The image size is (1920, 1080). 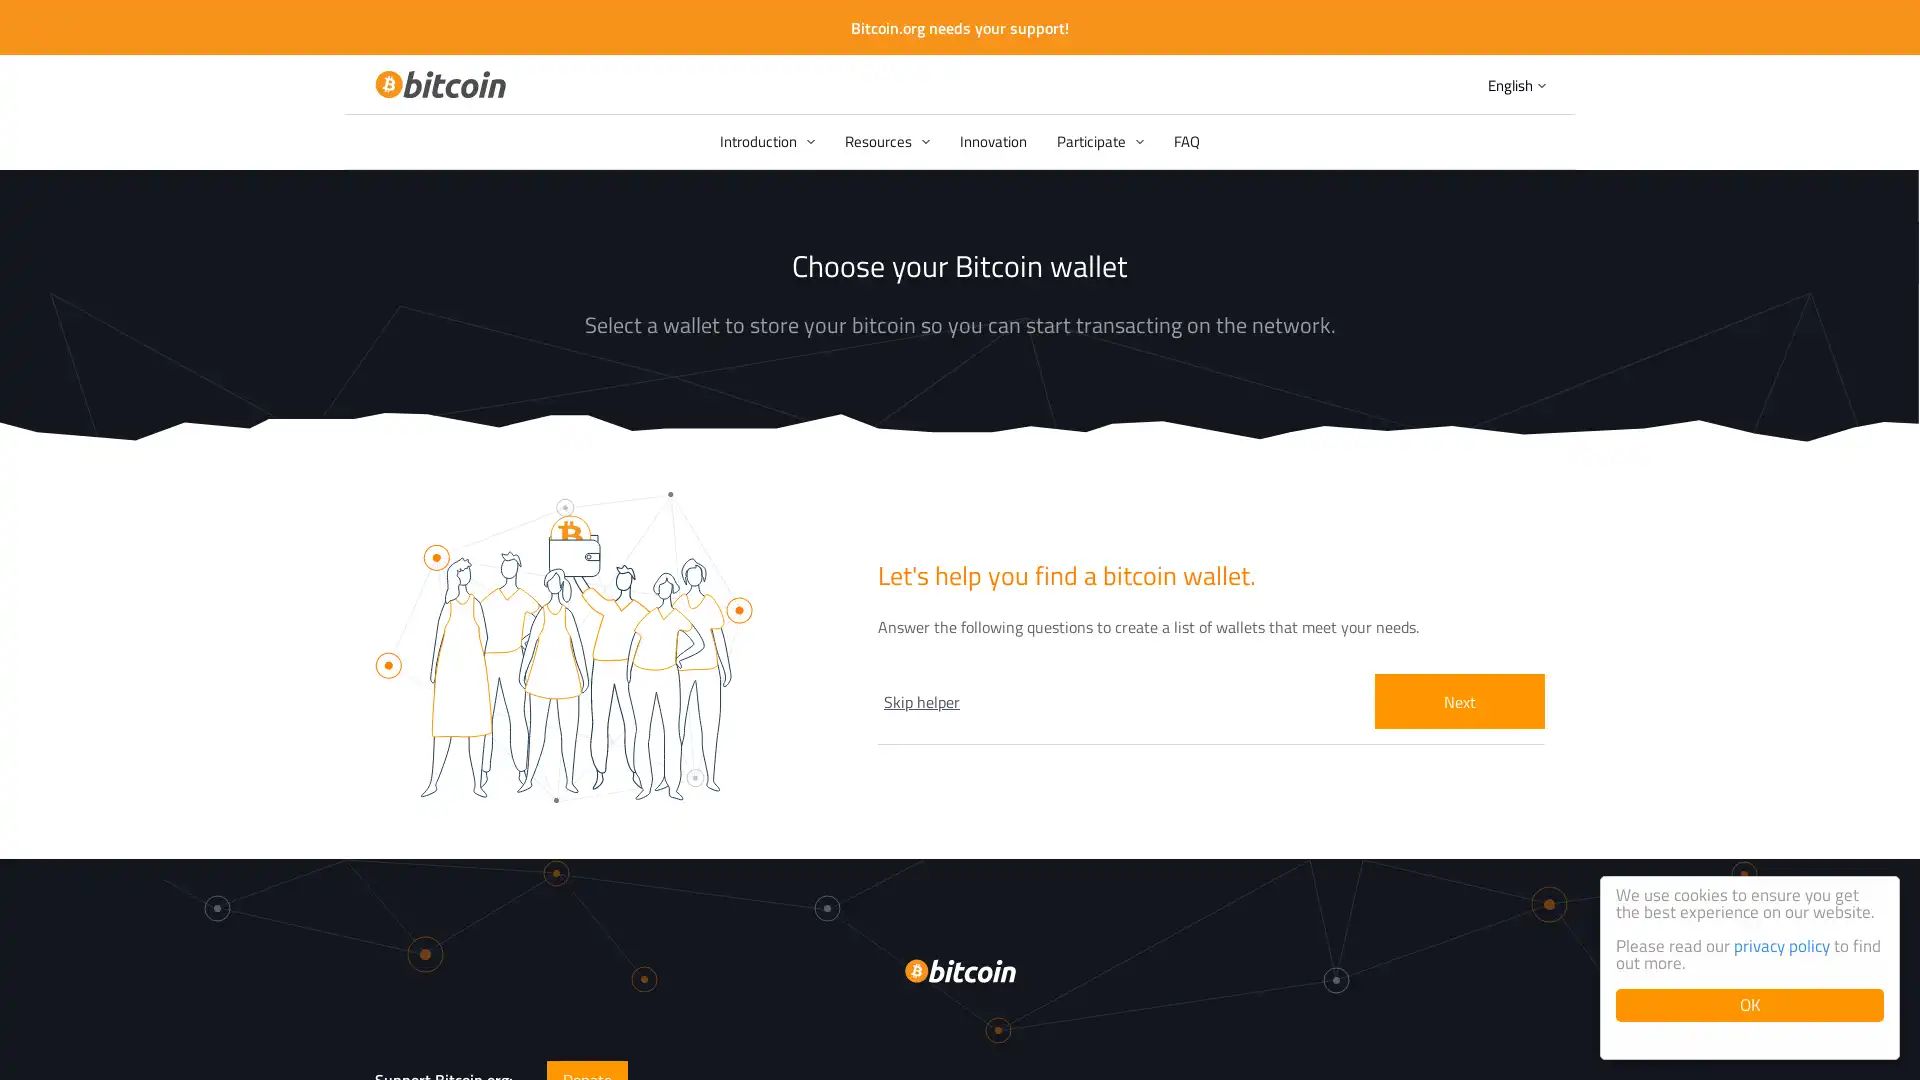 What do you see at coordinates (1459, 700) in the screenshot?
I see `Next` at bounding box center [1459, 700].